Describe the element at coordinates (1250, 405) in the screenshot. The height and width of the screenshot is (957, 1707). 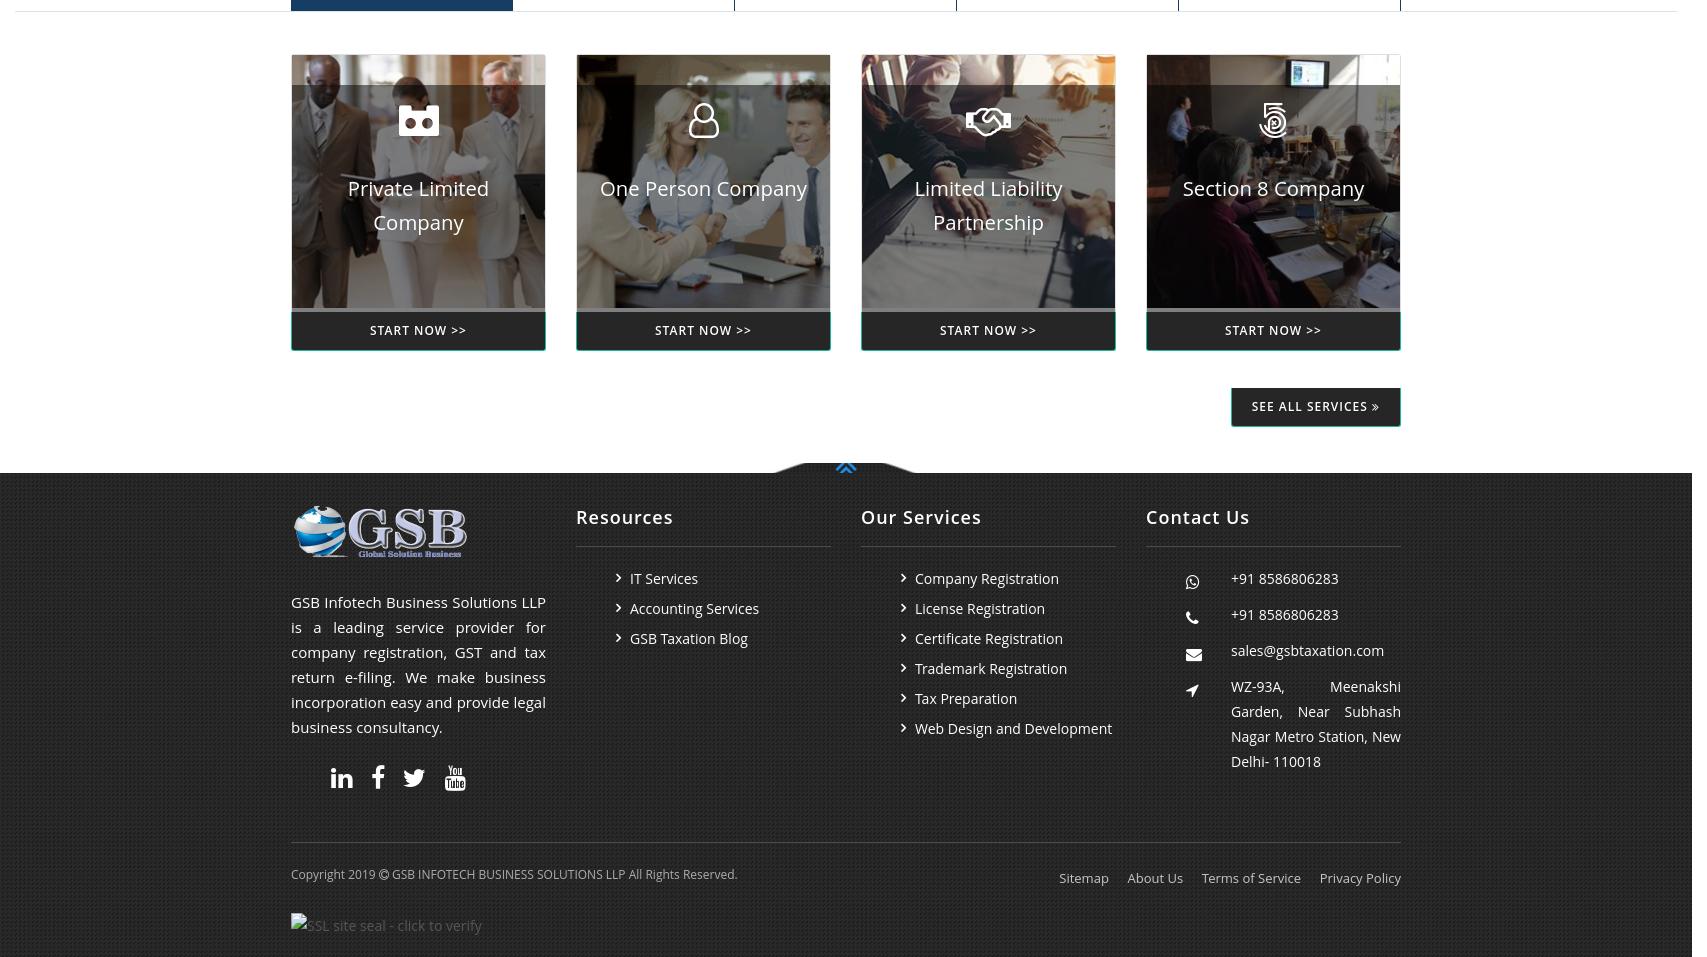
I see `'See All Services'` at that location.